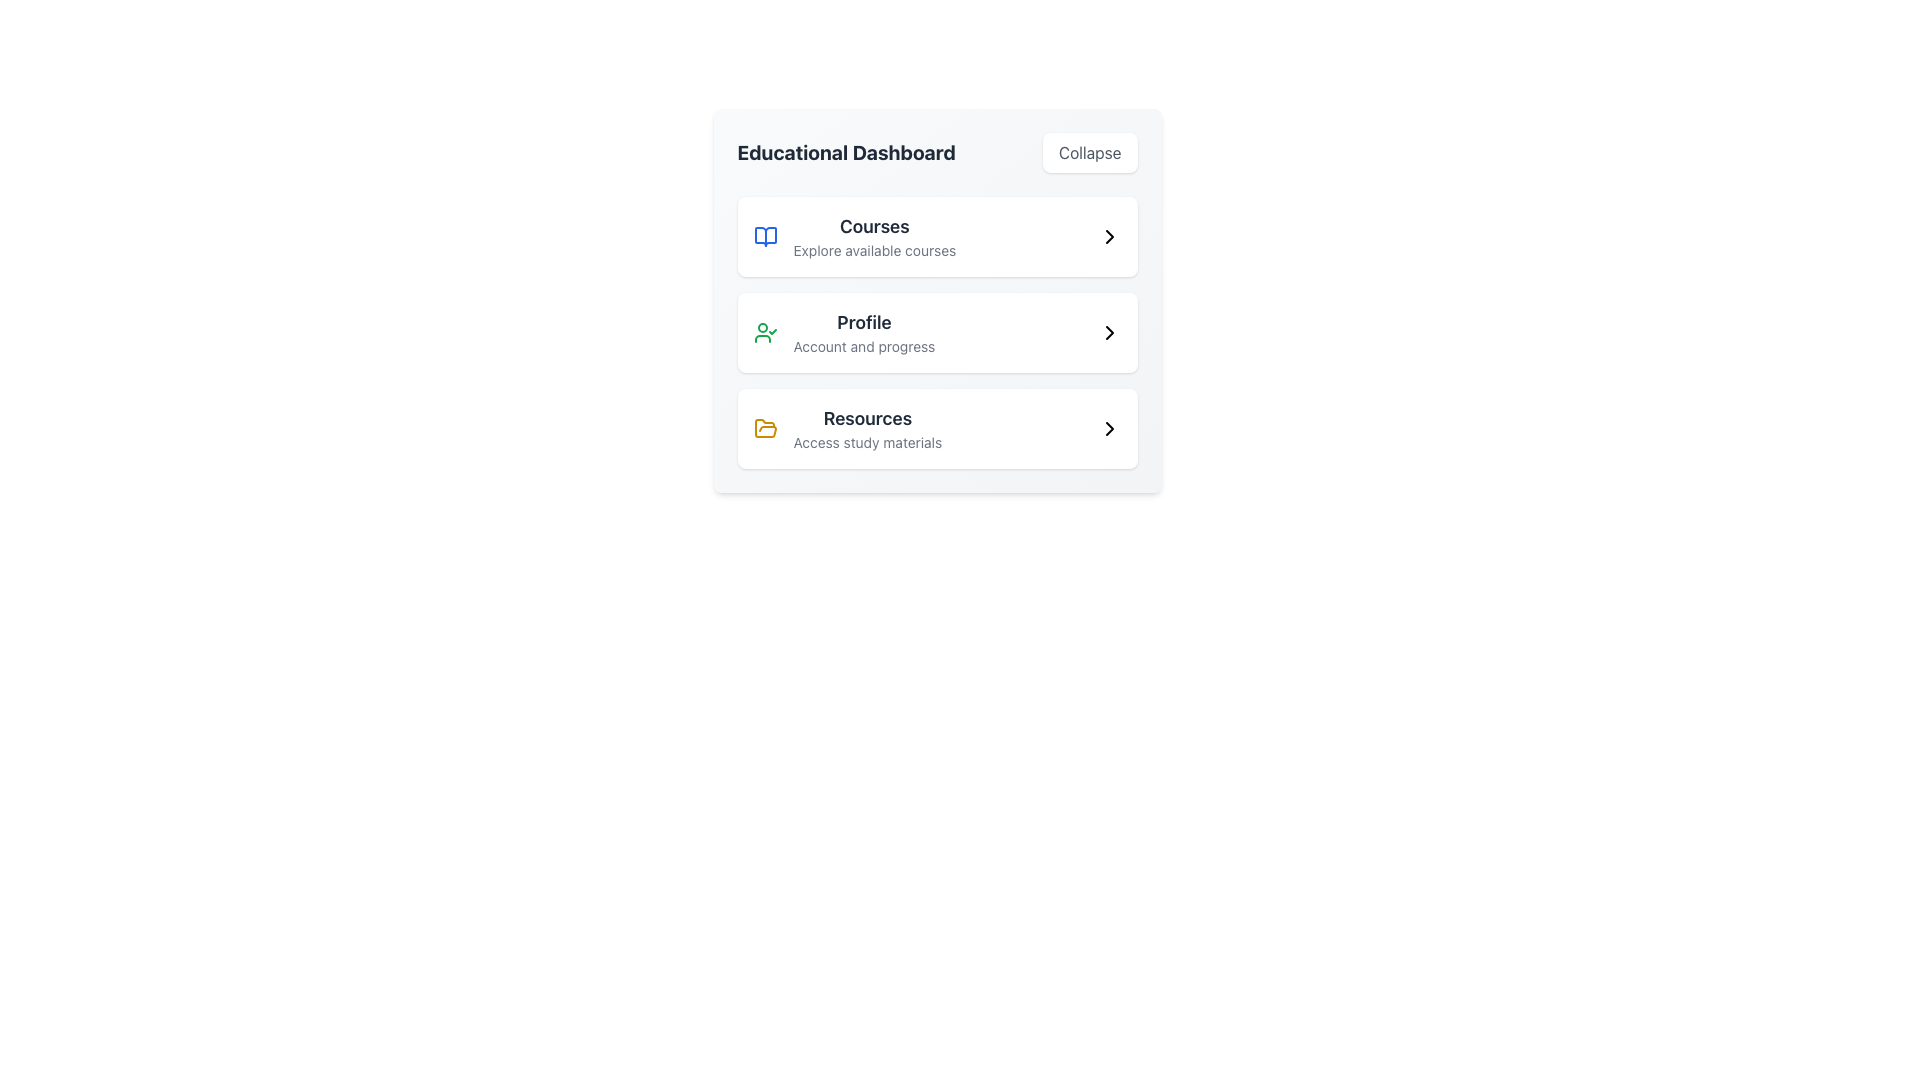 This screenshot has width=1920, height=1080. Describe the element at coordinates (764, 427) in the screenshot. I see `the yellow folder icon located to the left of the 'Resources' text and above the 'Access study materials' text in the third row of the dashboard card` at that location.